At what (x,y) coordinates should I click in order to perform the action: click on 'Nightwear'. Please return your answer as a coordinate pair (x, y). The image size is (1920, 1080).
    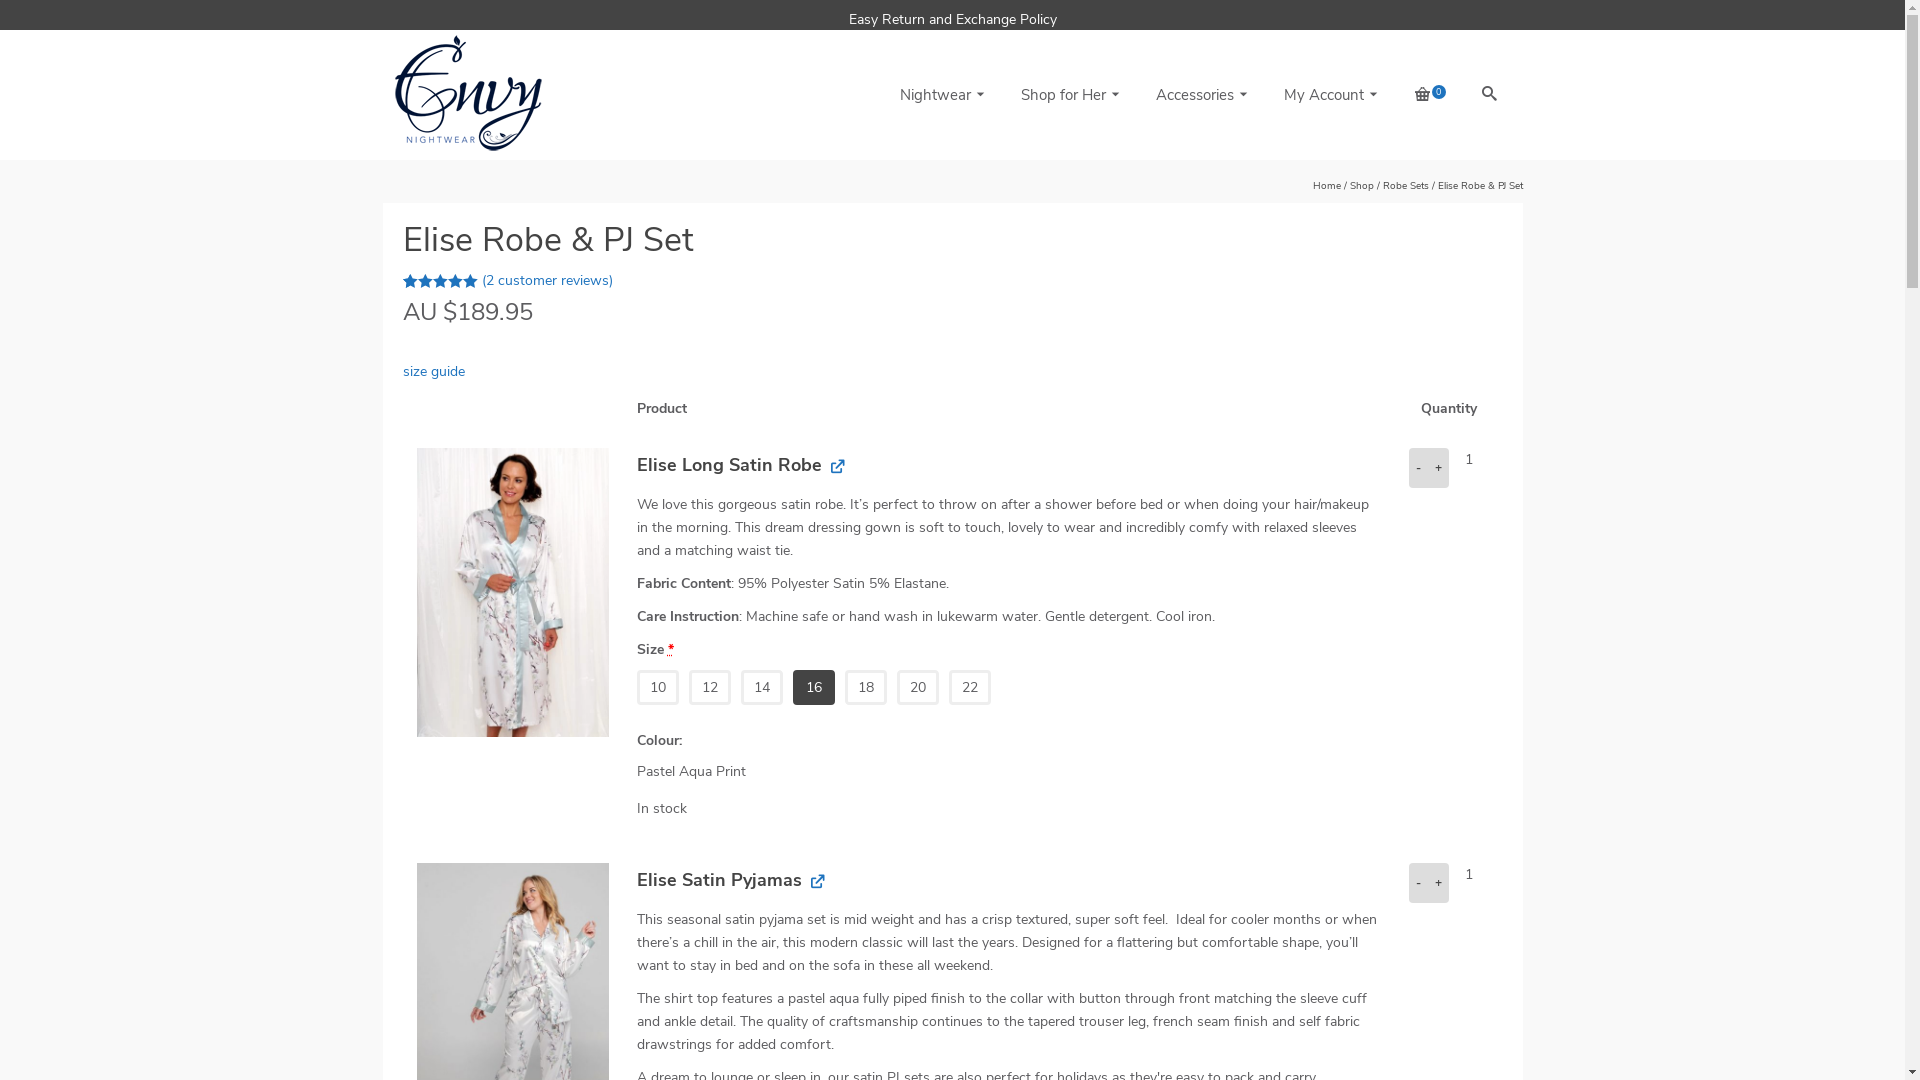
    Looking at the image, I should click on (879, 95).